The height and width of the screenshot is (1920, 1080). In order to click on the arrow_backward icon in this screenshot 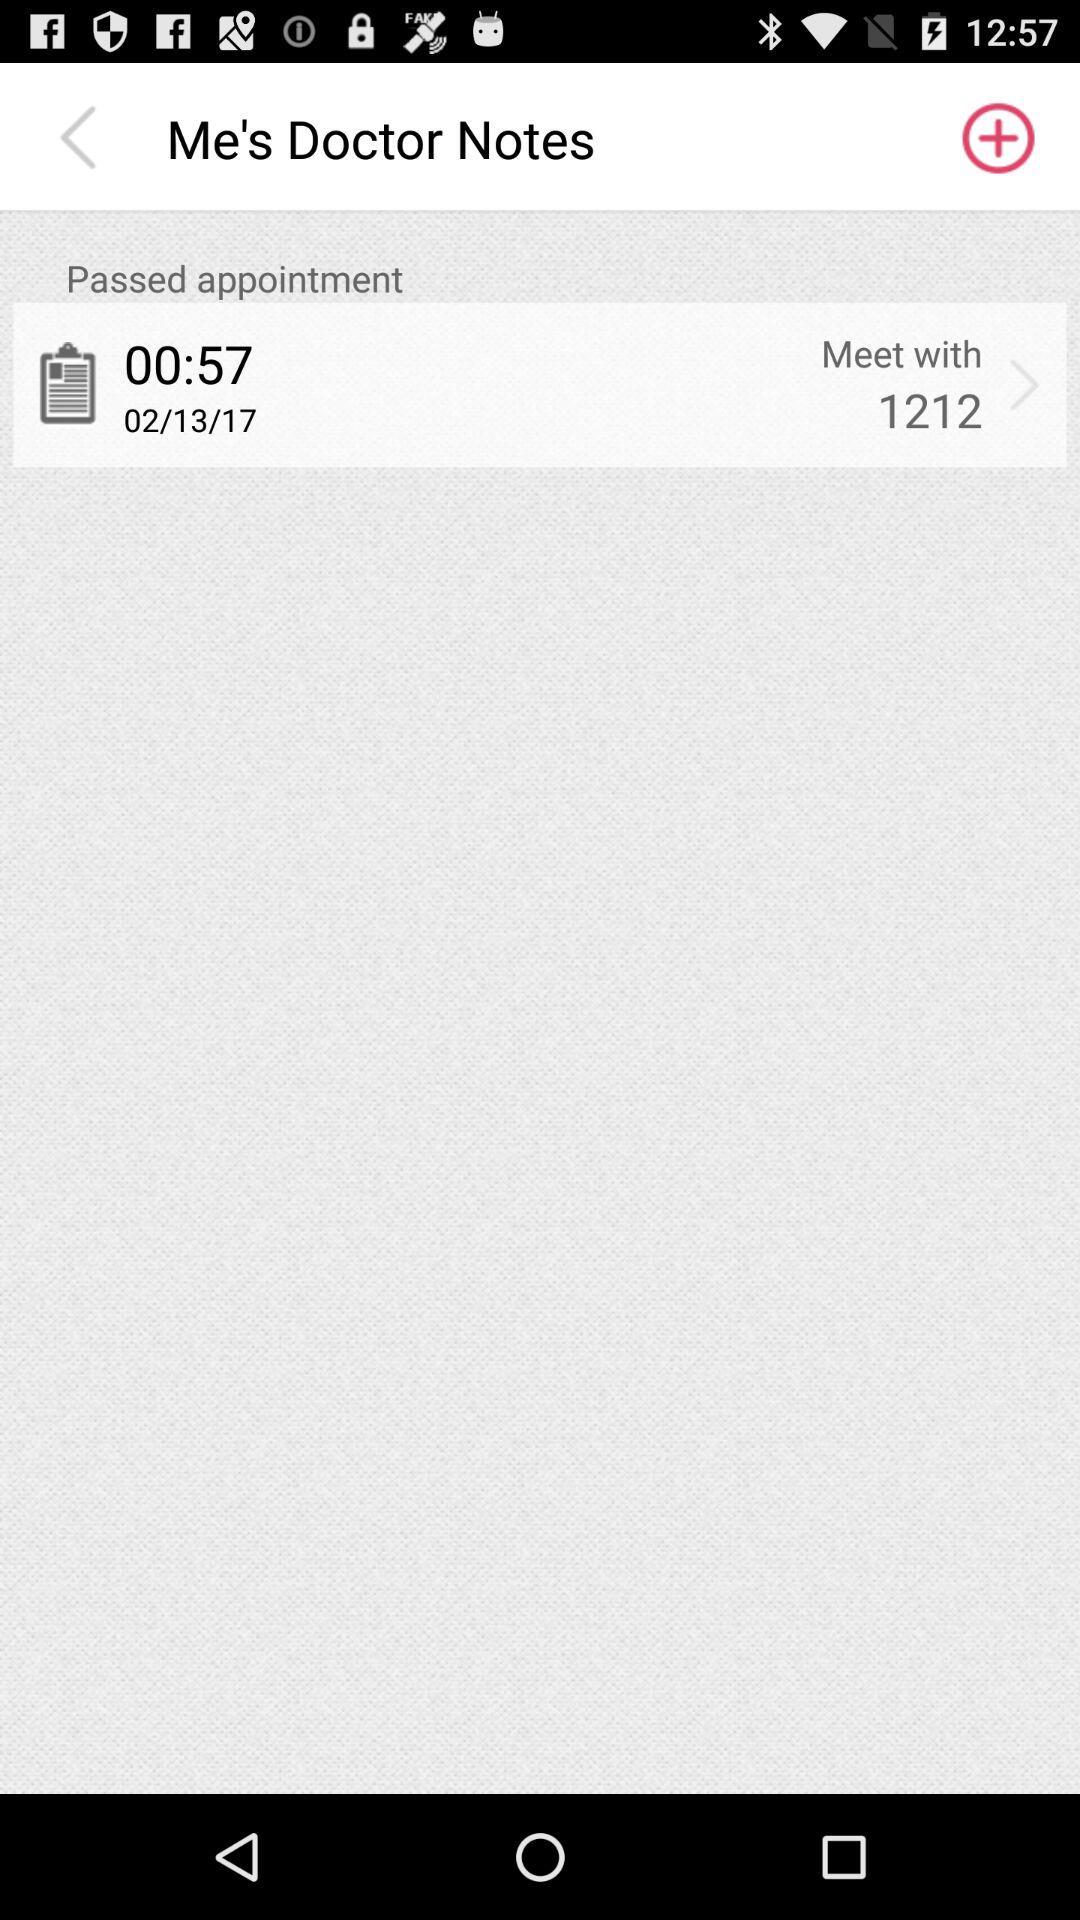, I will do `click(82, 147)`.